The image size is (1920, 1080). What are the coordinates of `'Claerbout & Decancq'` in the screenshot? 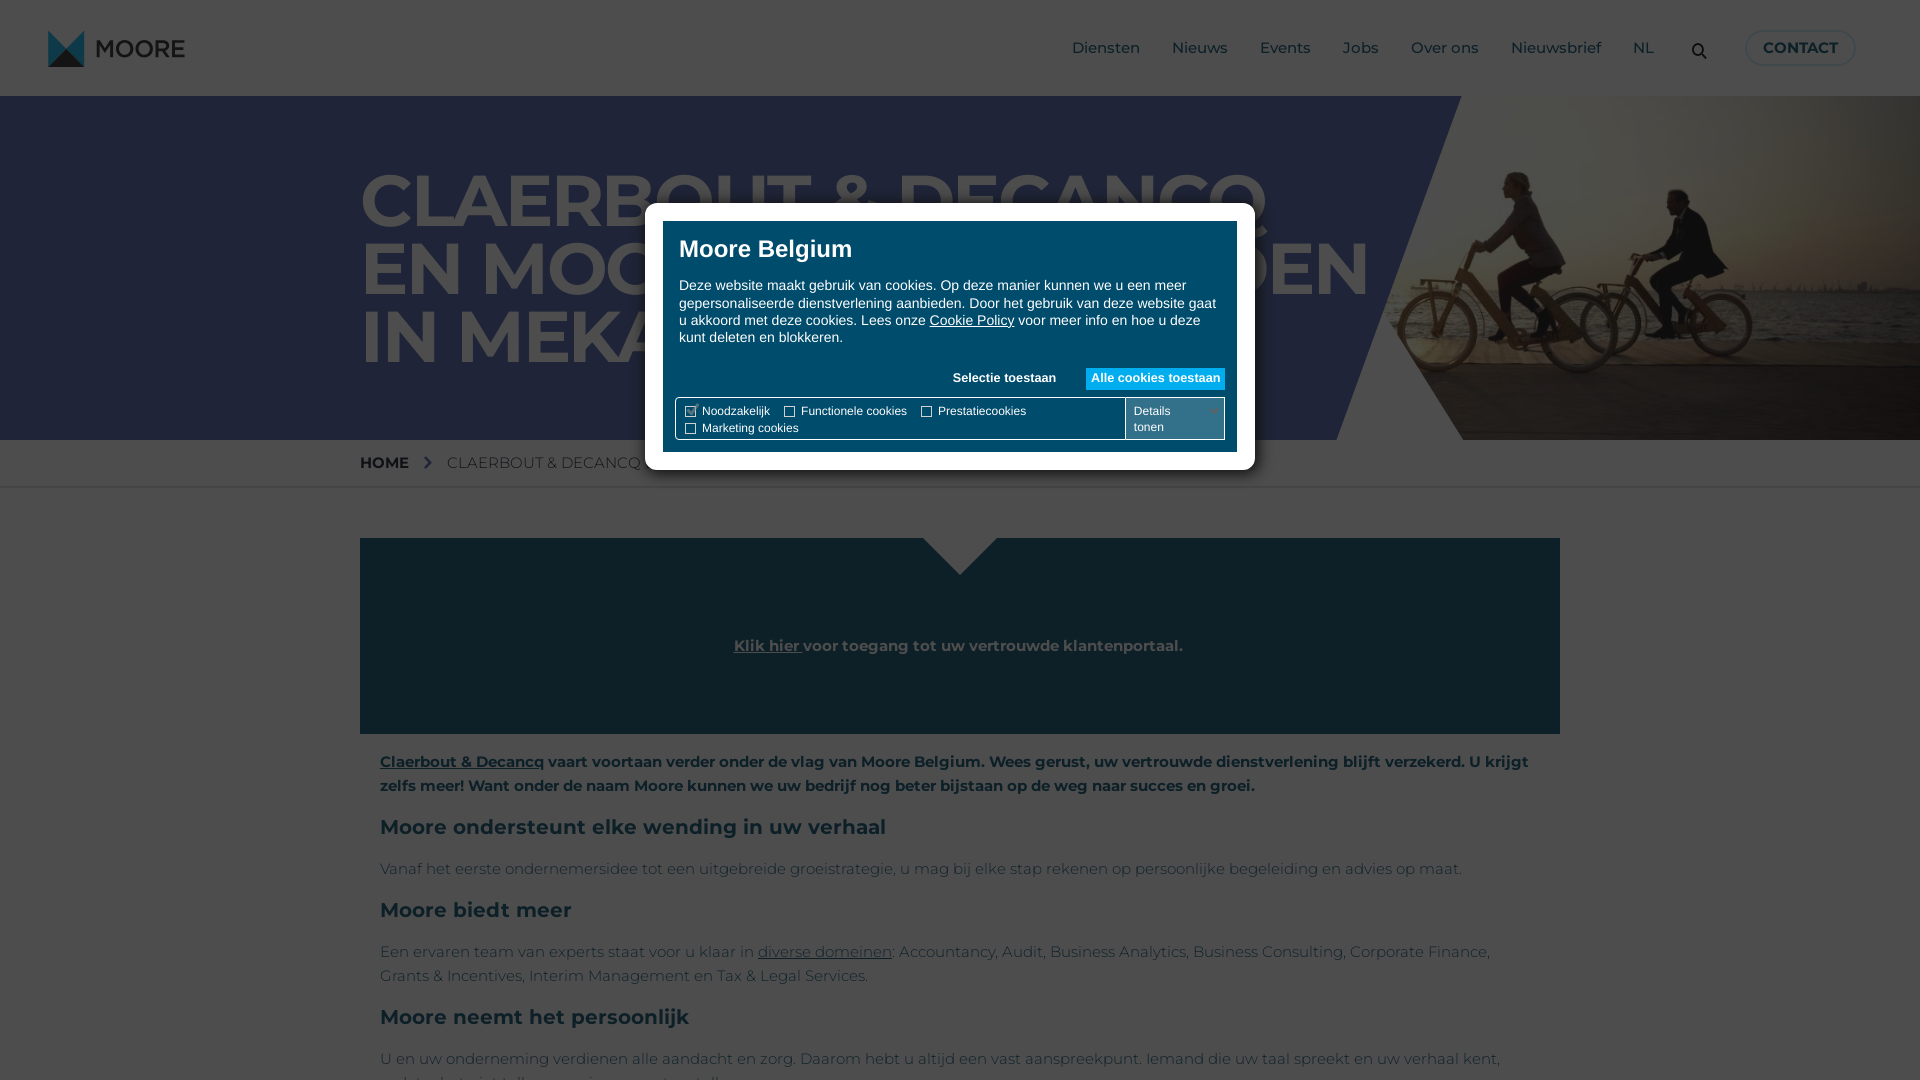 It's located at (460, 761).